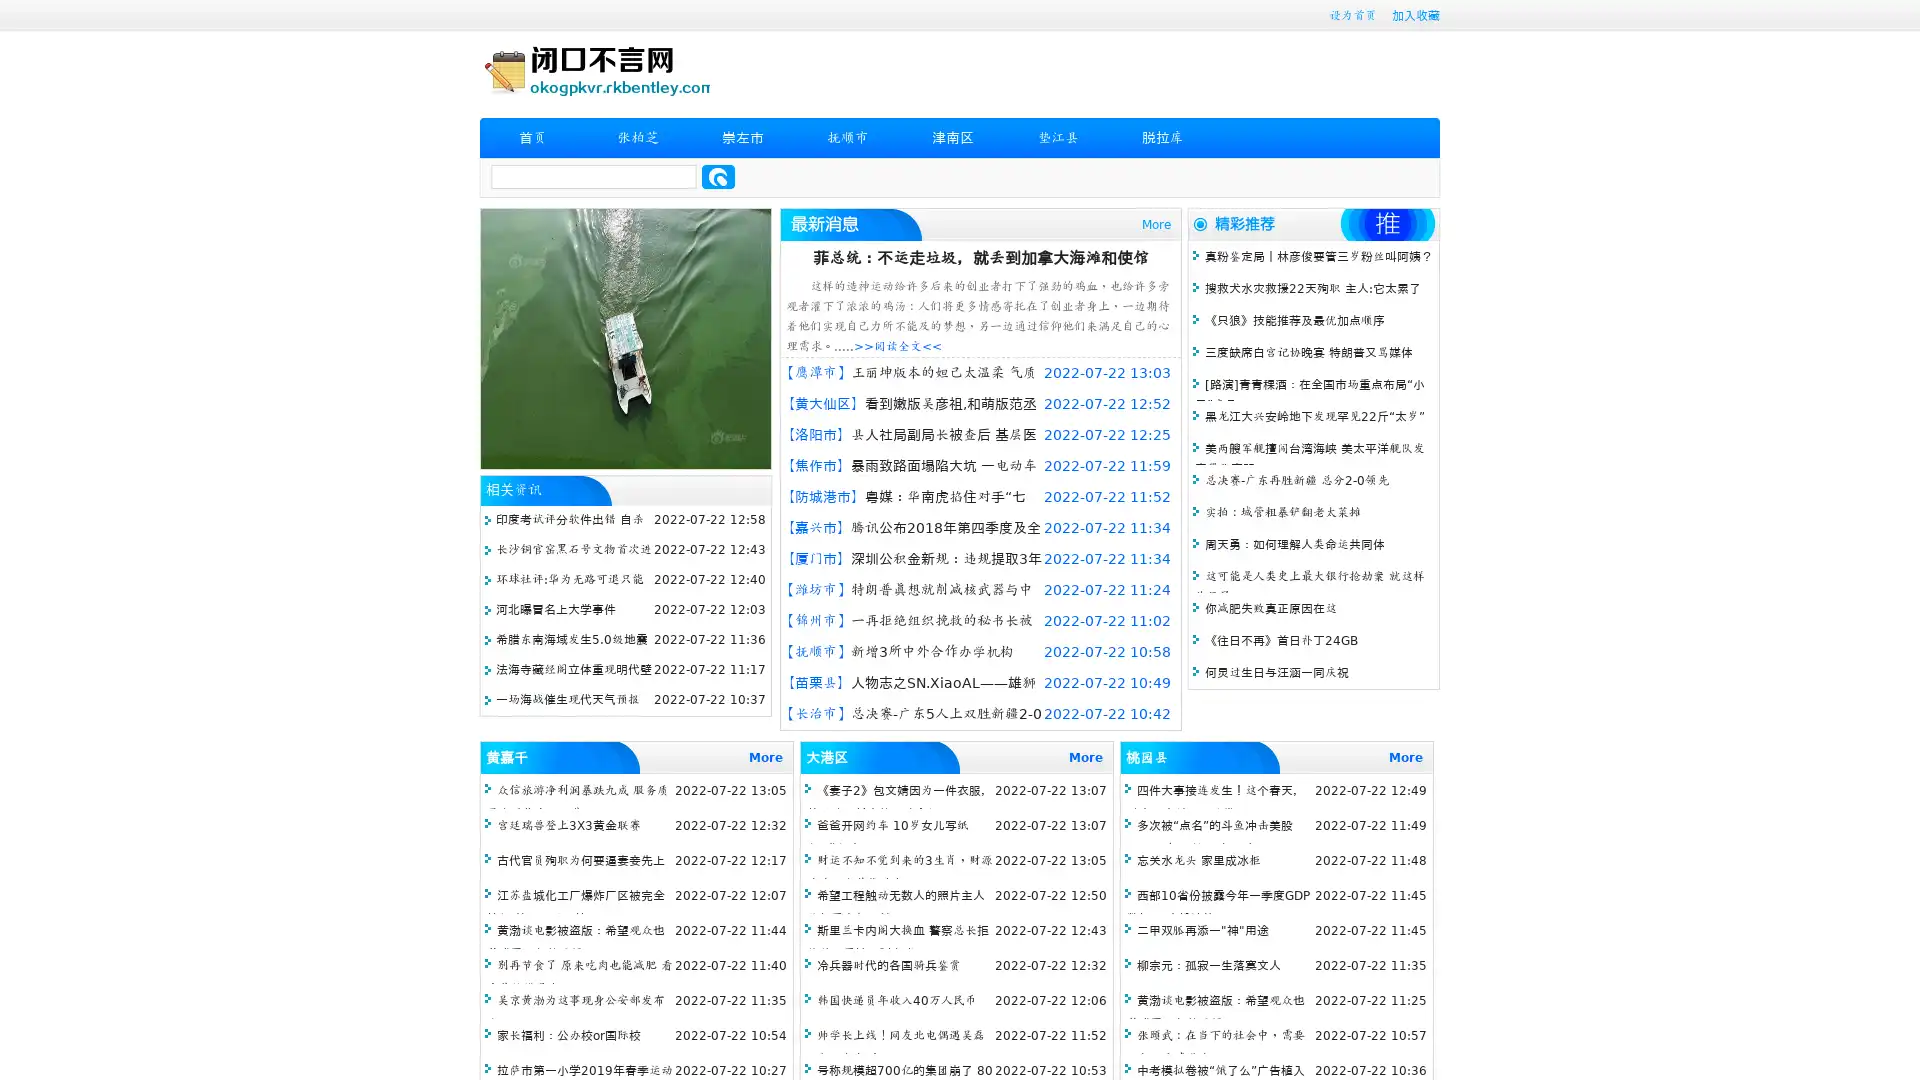  I want to click on Search, so click(718, 176).